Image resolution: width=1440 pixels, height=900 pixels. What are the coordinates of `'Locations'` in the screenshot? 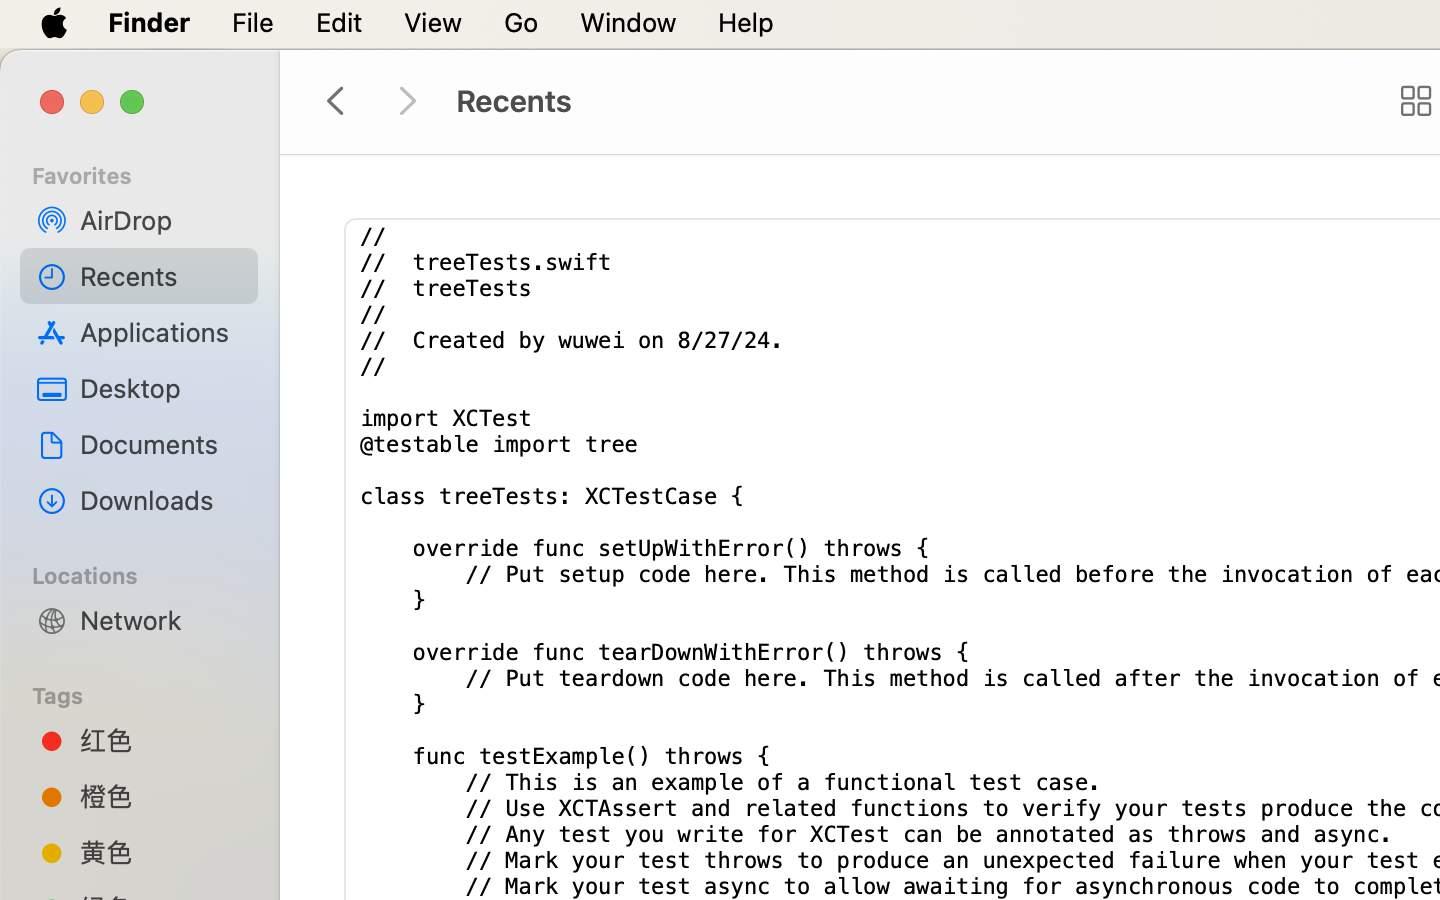 It's located at (150, 573).